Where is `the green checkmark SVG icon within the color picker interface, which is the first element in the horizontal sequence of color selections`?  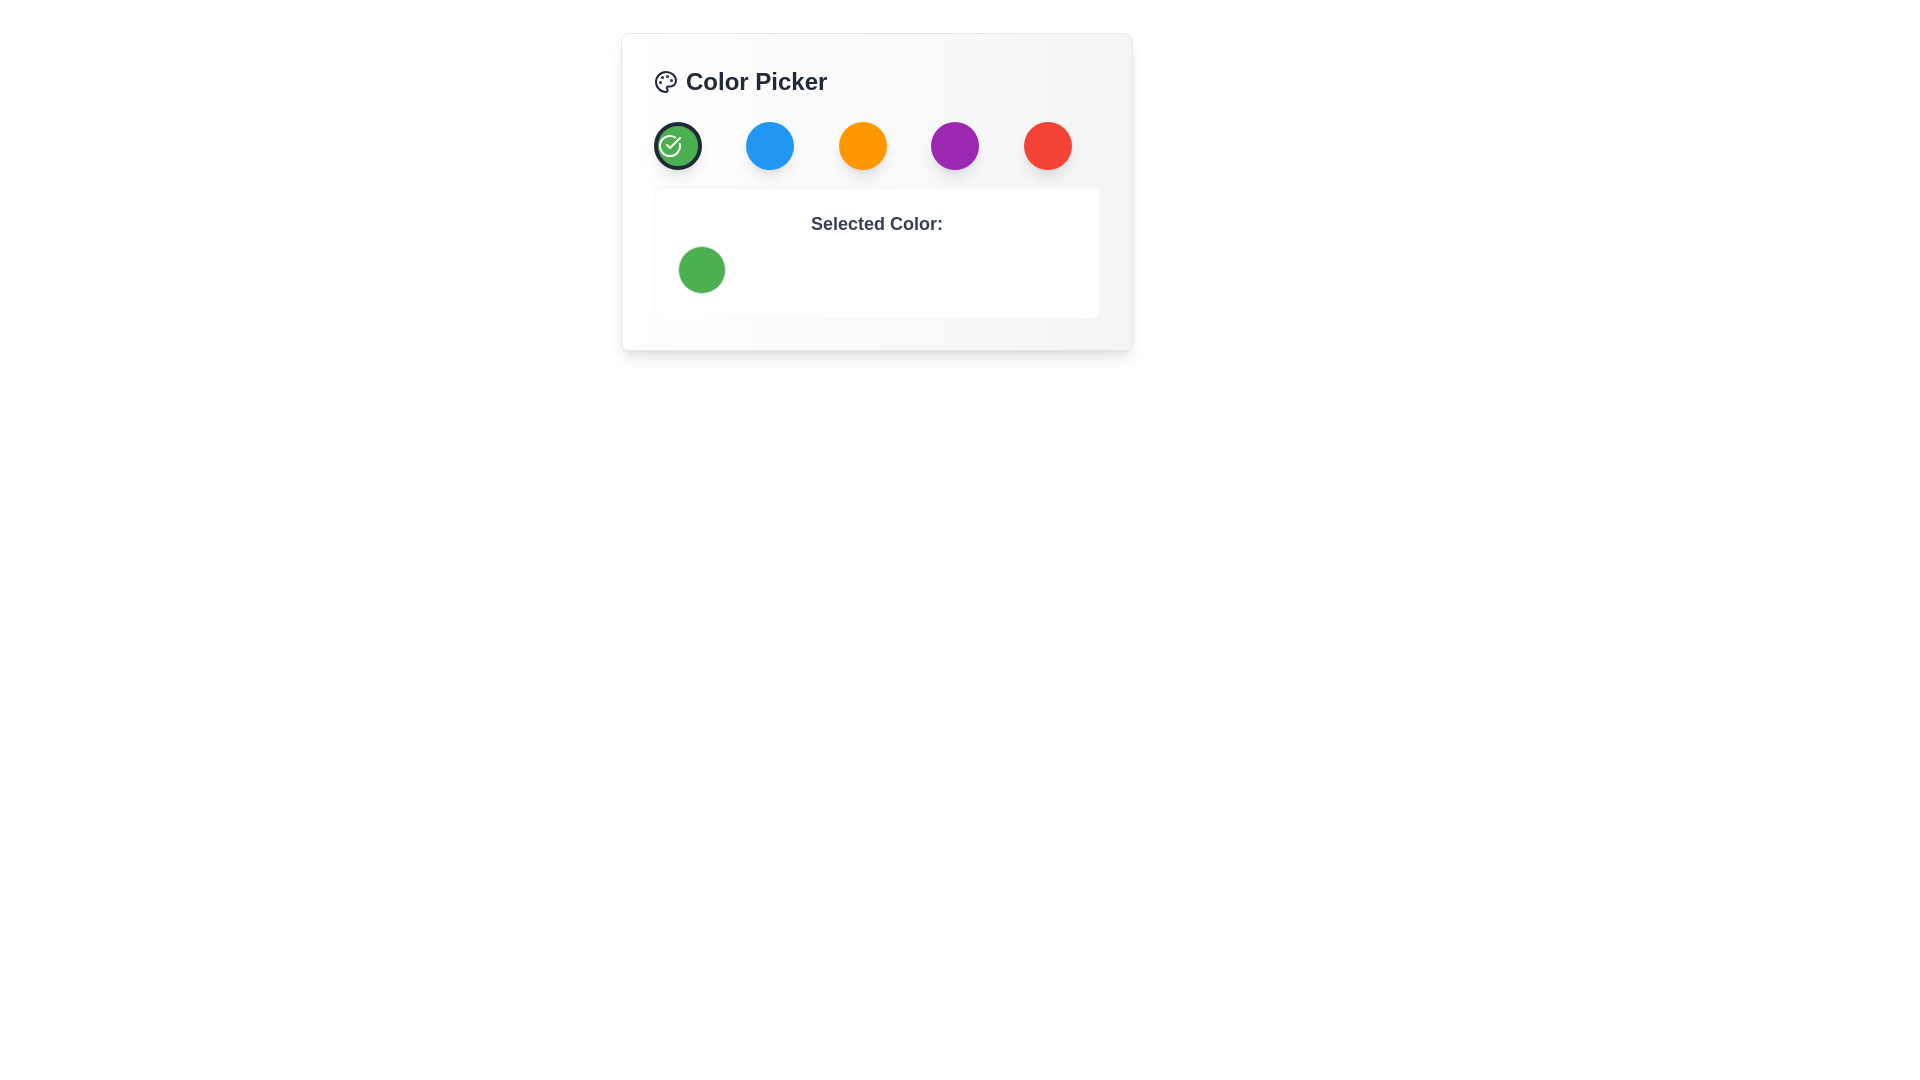
the green checkmark SVG icon within the color picker interface, which is the first element in the horizontal sequence of color selections is located at coordinates (670, 145).